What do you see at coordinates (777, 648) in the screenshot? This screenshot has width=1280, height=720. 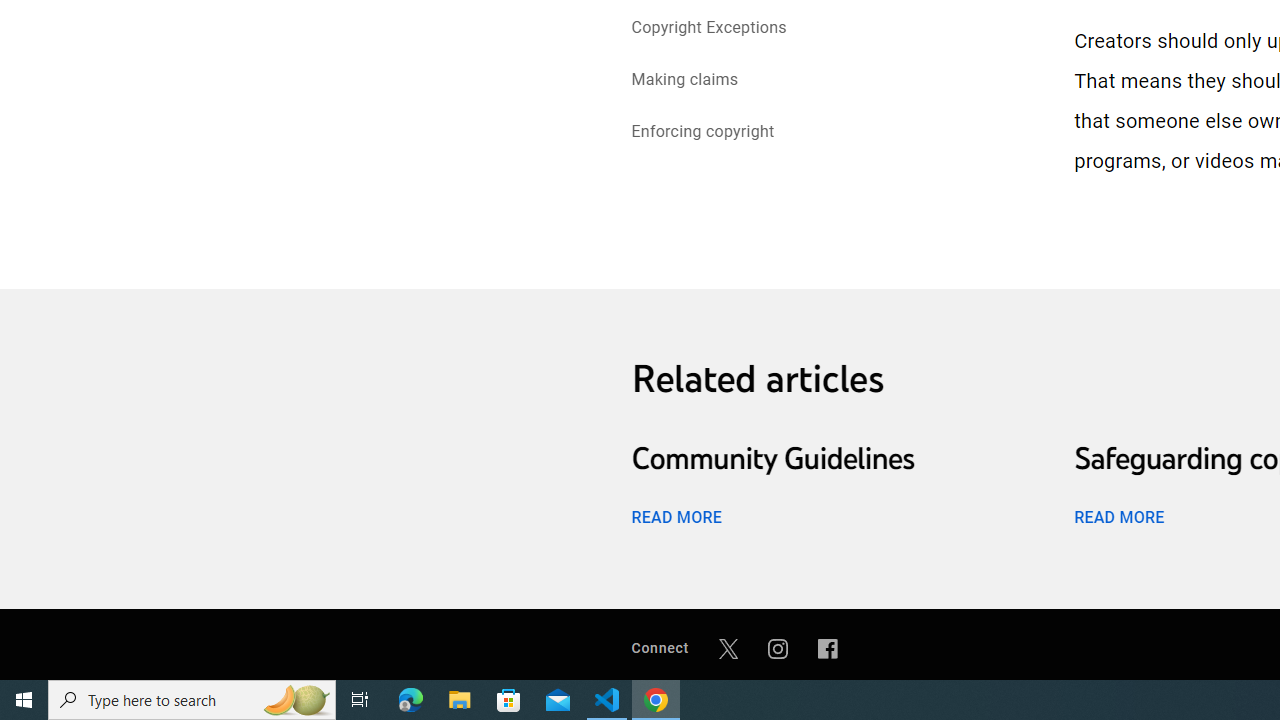 I see `'Instagram'` at bounding box center [777, 648].